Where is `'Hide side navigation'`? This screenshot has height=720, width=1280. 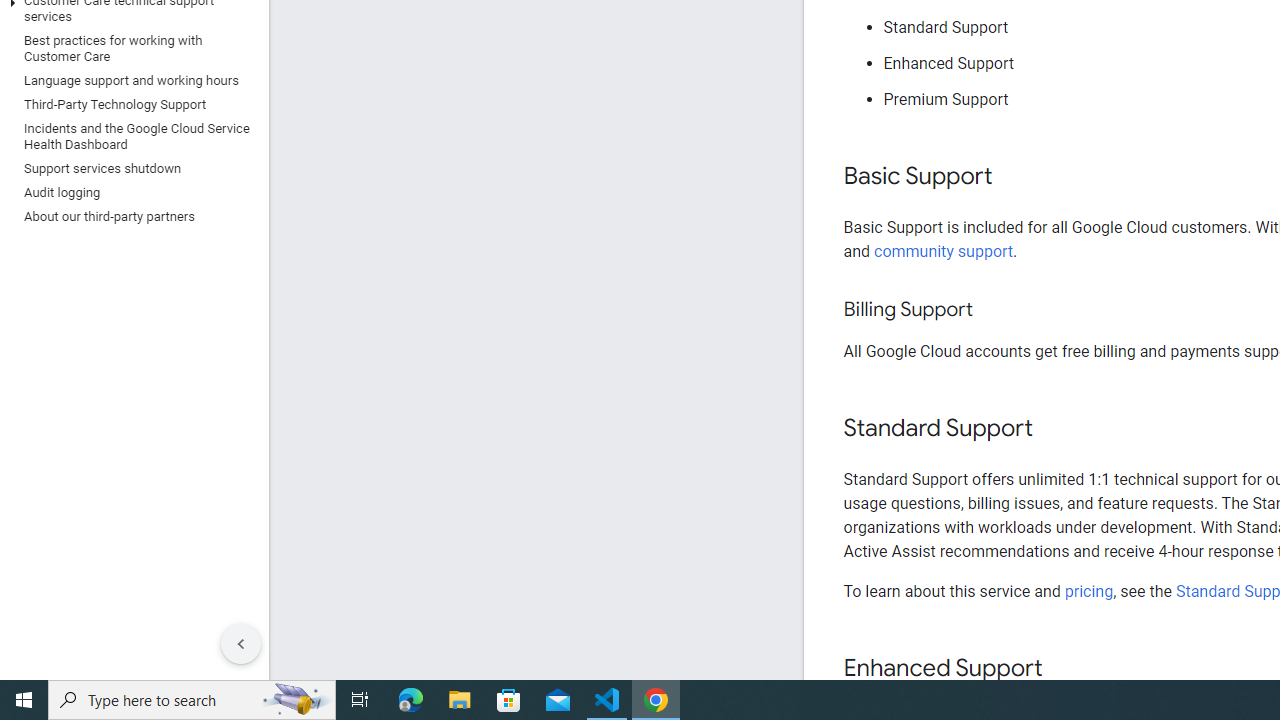
'Hide side navigation' is located at coordinates (240, 644).